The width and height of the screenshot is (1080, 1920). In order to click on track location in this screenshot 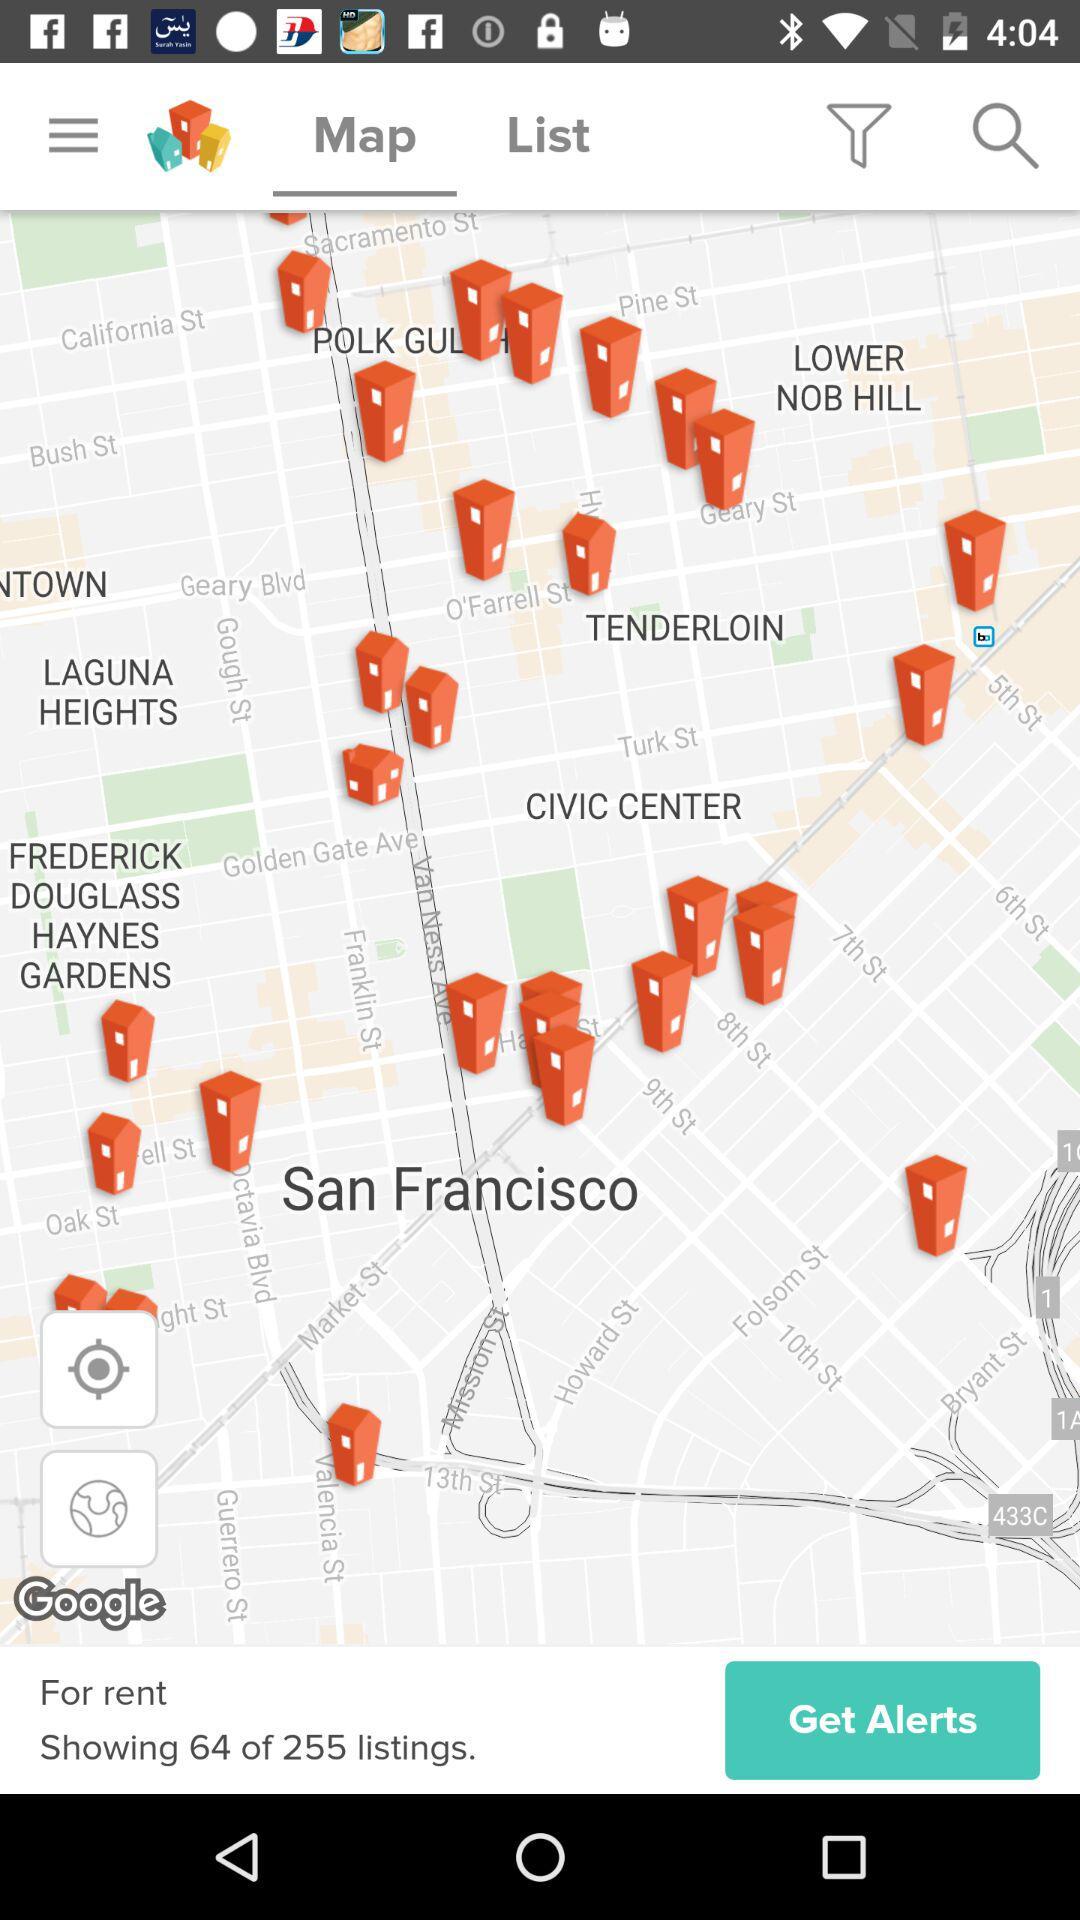, I will do `click(99, 1368)`.